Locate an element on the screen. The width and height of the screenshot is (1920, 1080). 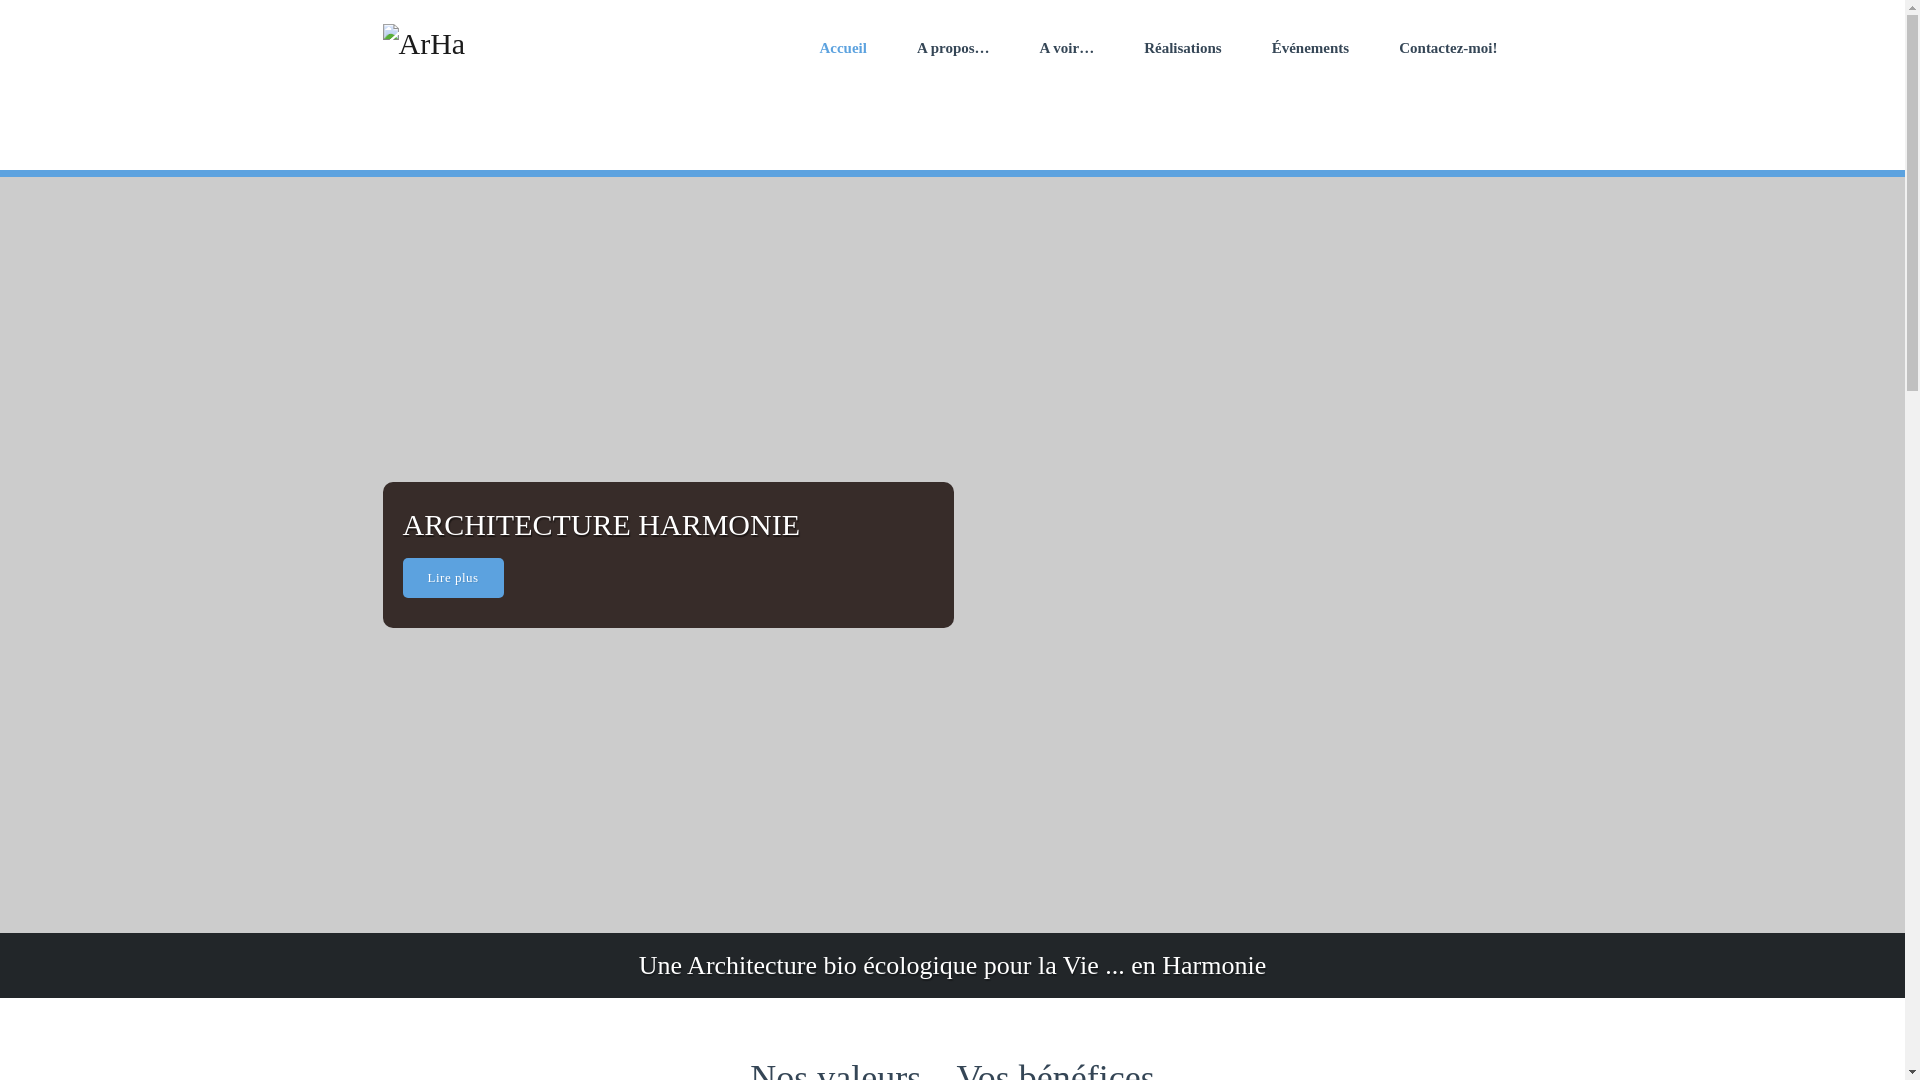
'Skip to content' is located at coordinates (0, 0).